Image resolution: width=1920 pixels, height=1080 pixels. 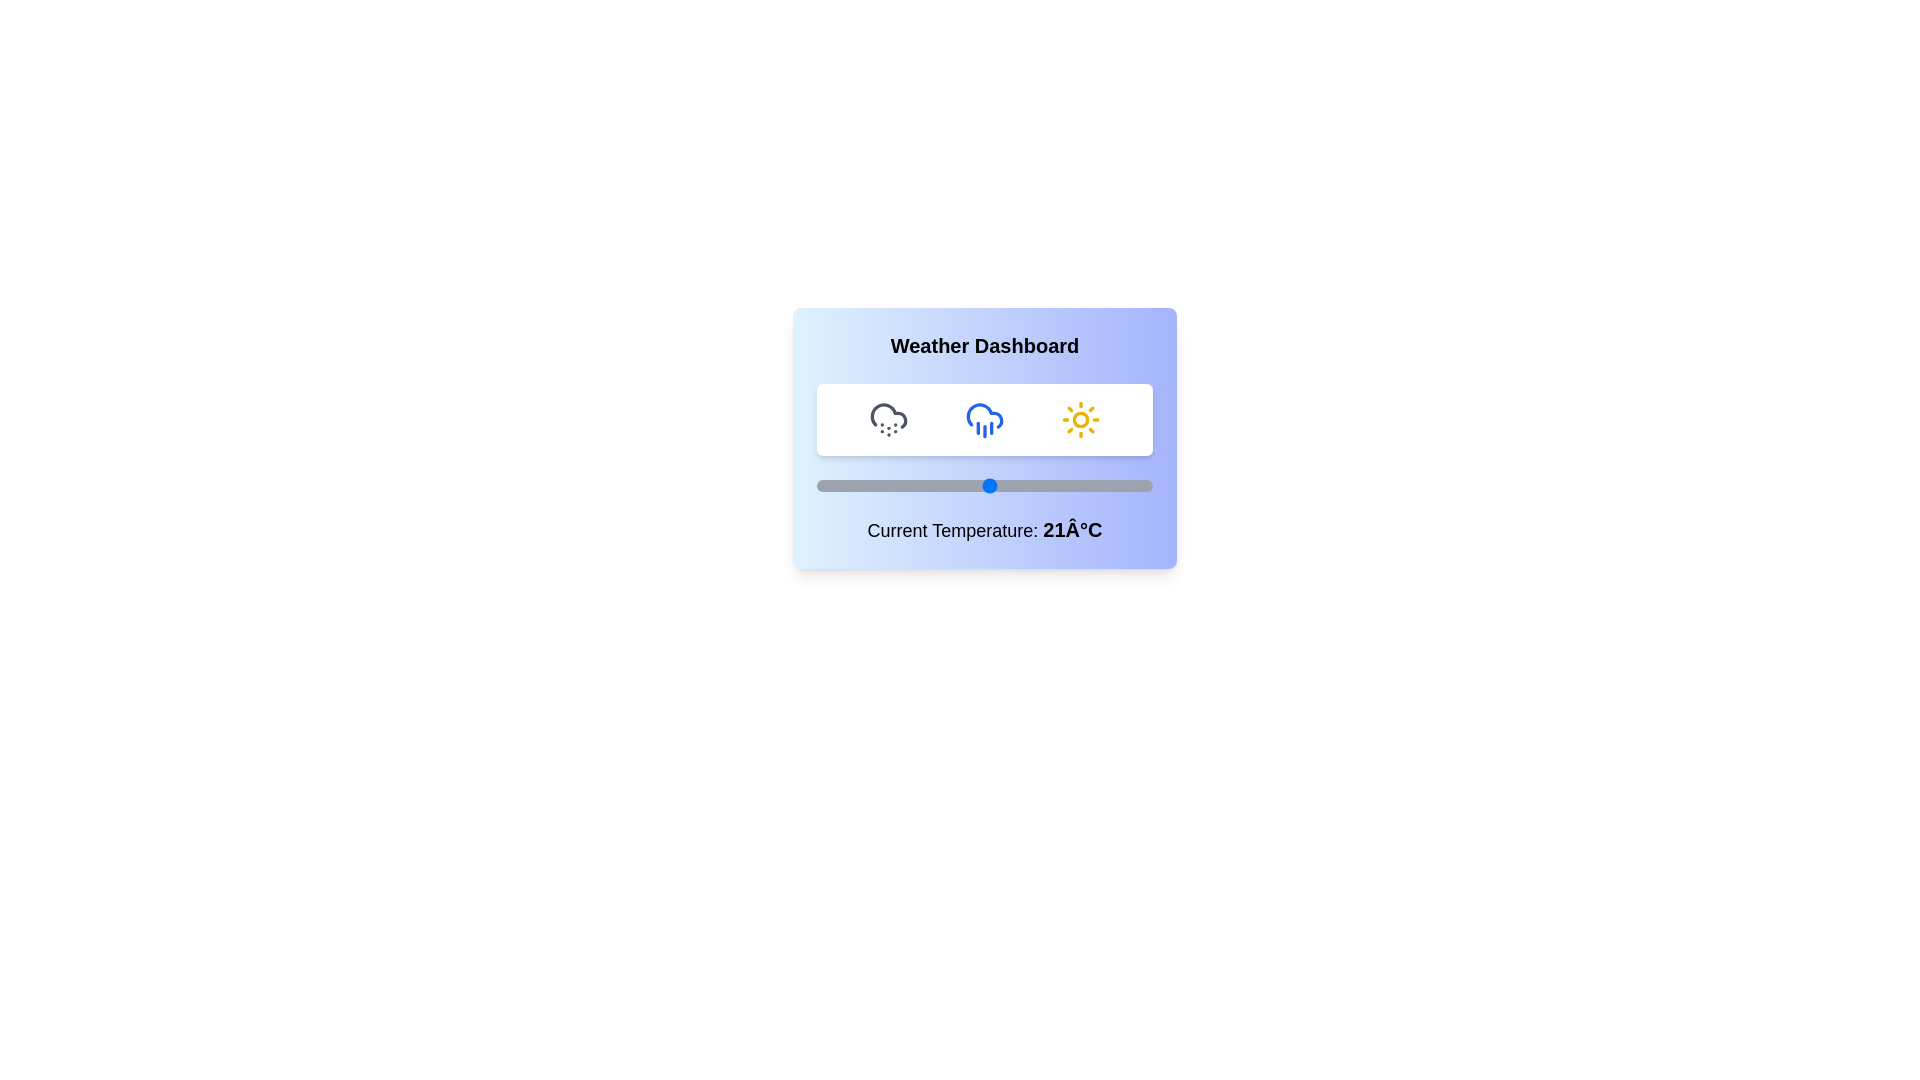 What do you see at coordinates (833, 486) in the screenshot?
I see `the temperature slider to set the temperature to -7°C` at bounding box center [833, 486].